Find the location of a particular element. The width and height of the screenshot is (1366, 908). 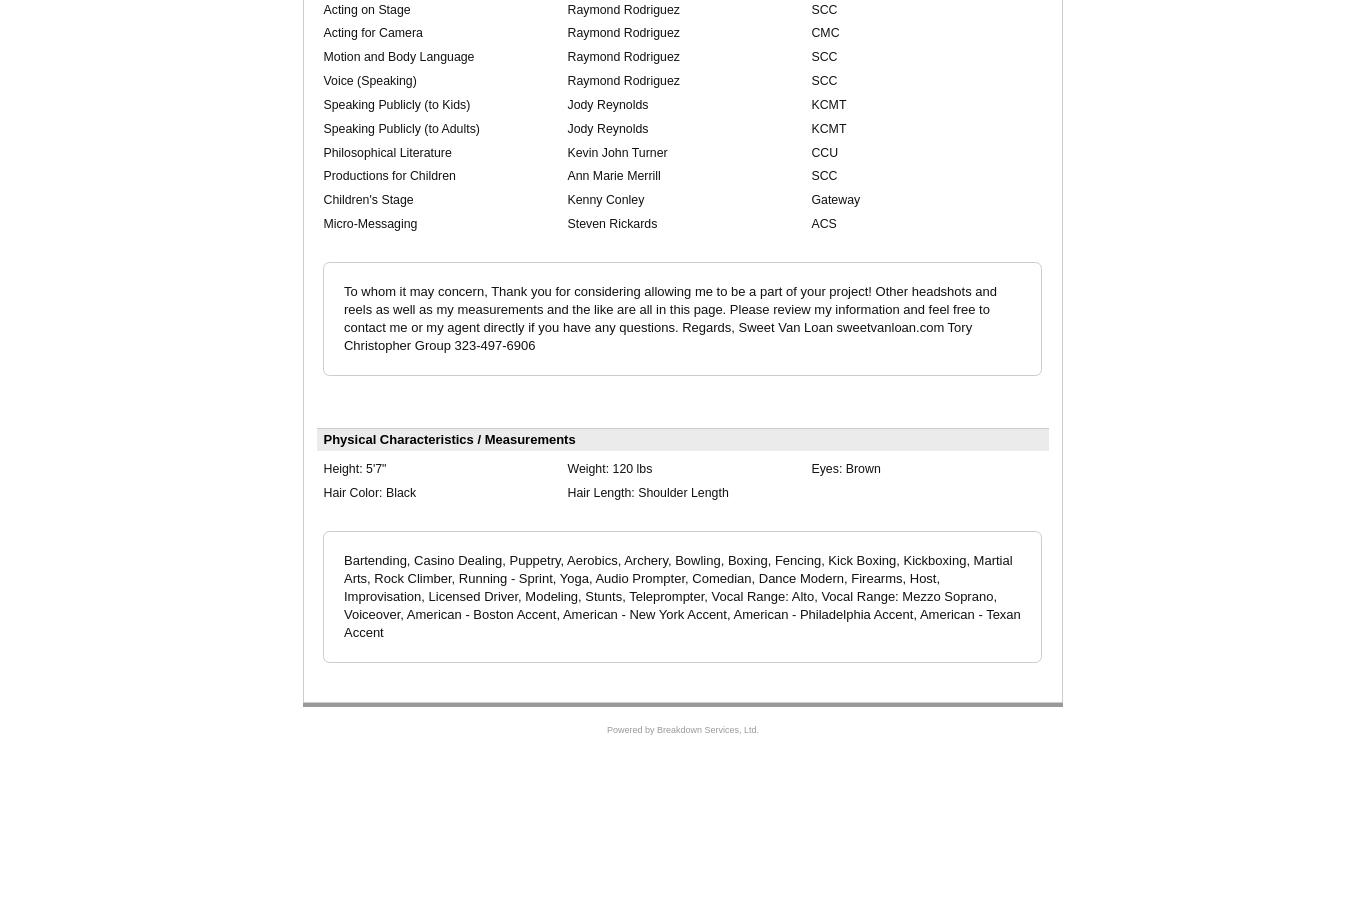

'Height:' is located at coordinates (343, 467).